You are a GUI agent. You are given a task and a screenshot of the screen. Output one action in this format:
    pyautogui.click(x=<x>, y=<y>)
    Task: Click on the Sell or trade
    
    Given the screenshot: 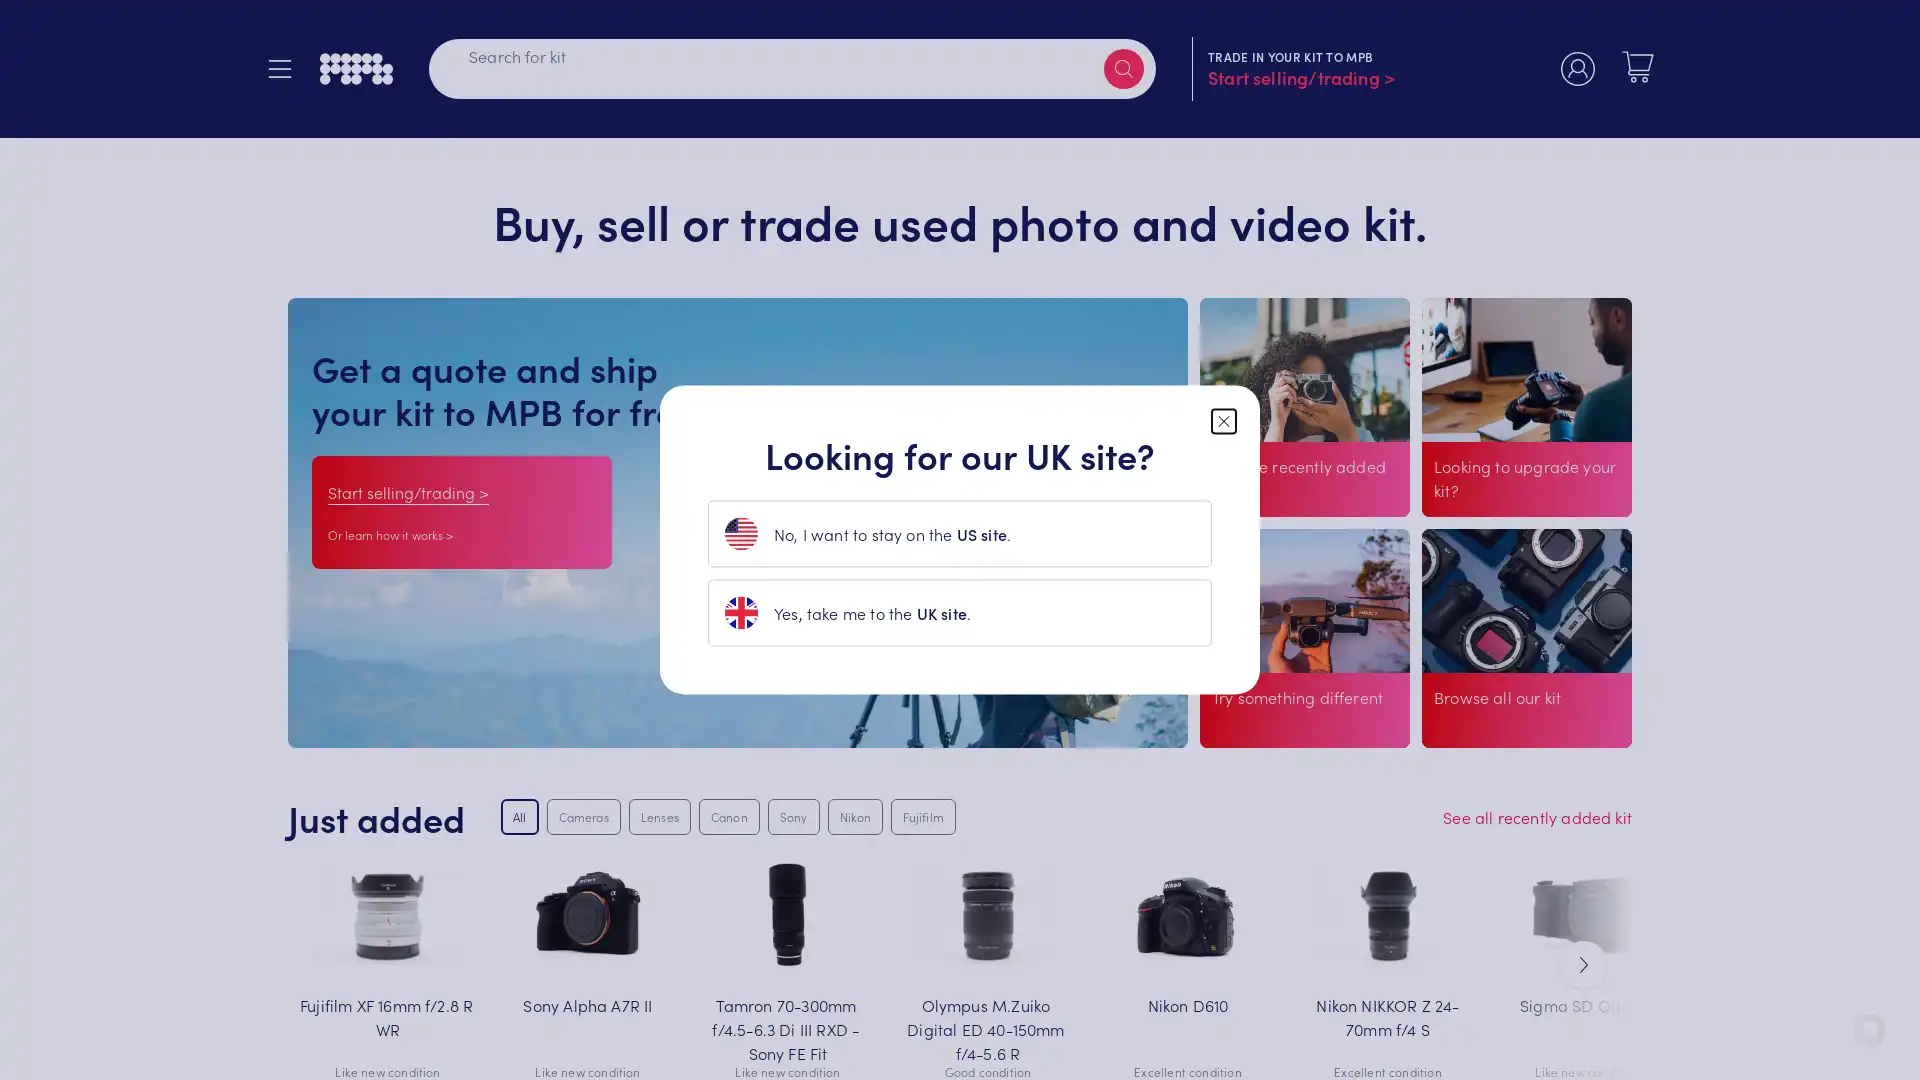 What is the action you would take?
    pyautogui.click(x=1488, y=519)
    